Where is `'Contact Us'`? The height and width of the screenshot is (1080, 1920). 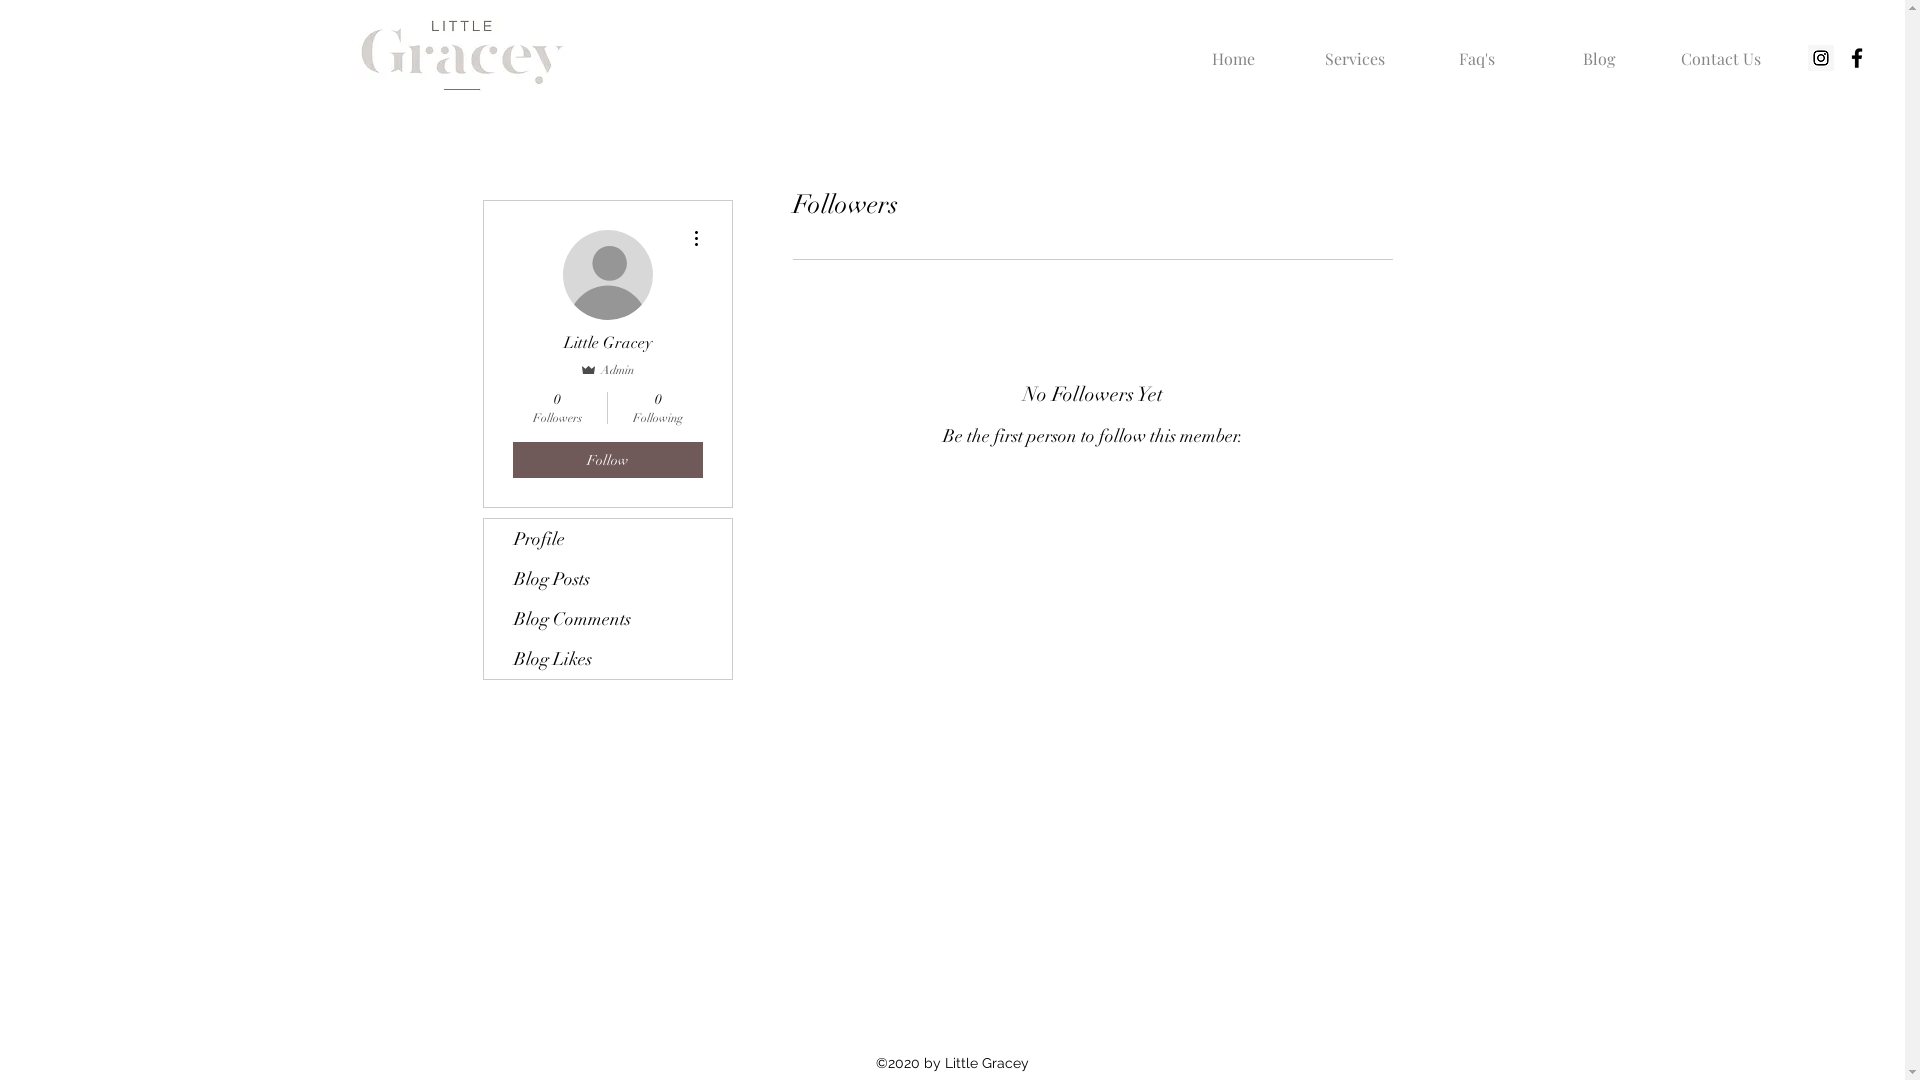
'Contact Us' is located at coordinates (1660, 49).